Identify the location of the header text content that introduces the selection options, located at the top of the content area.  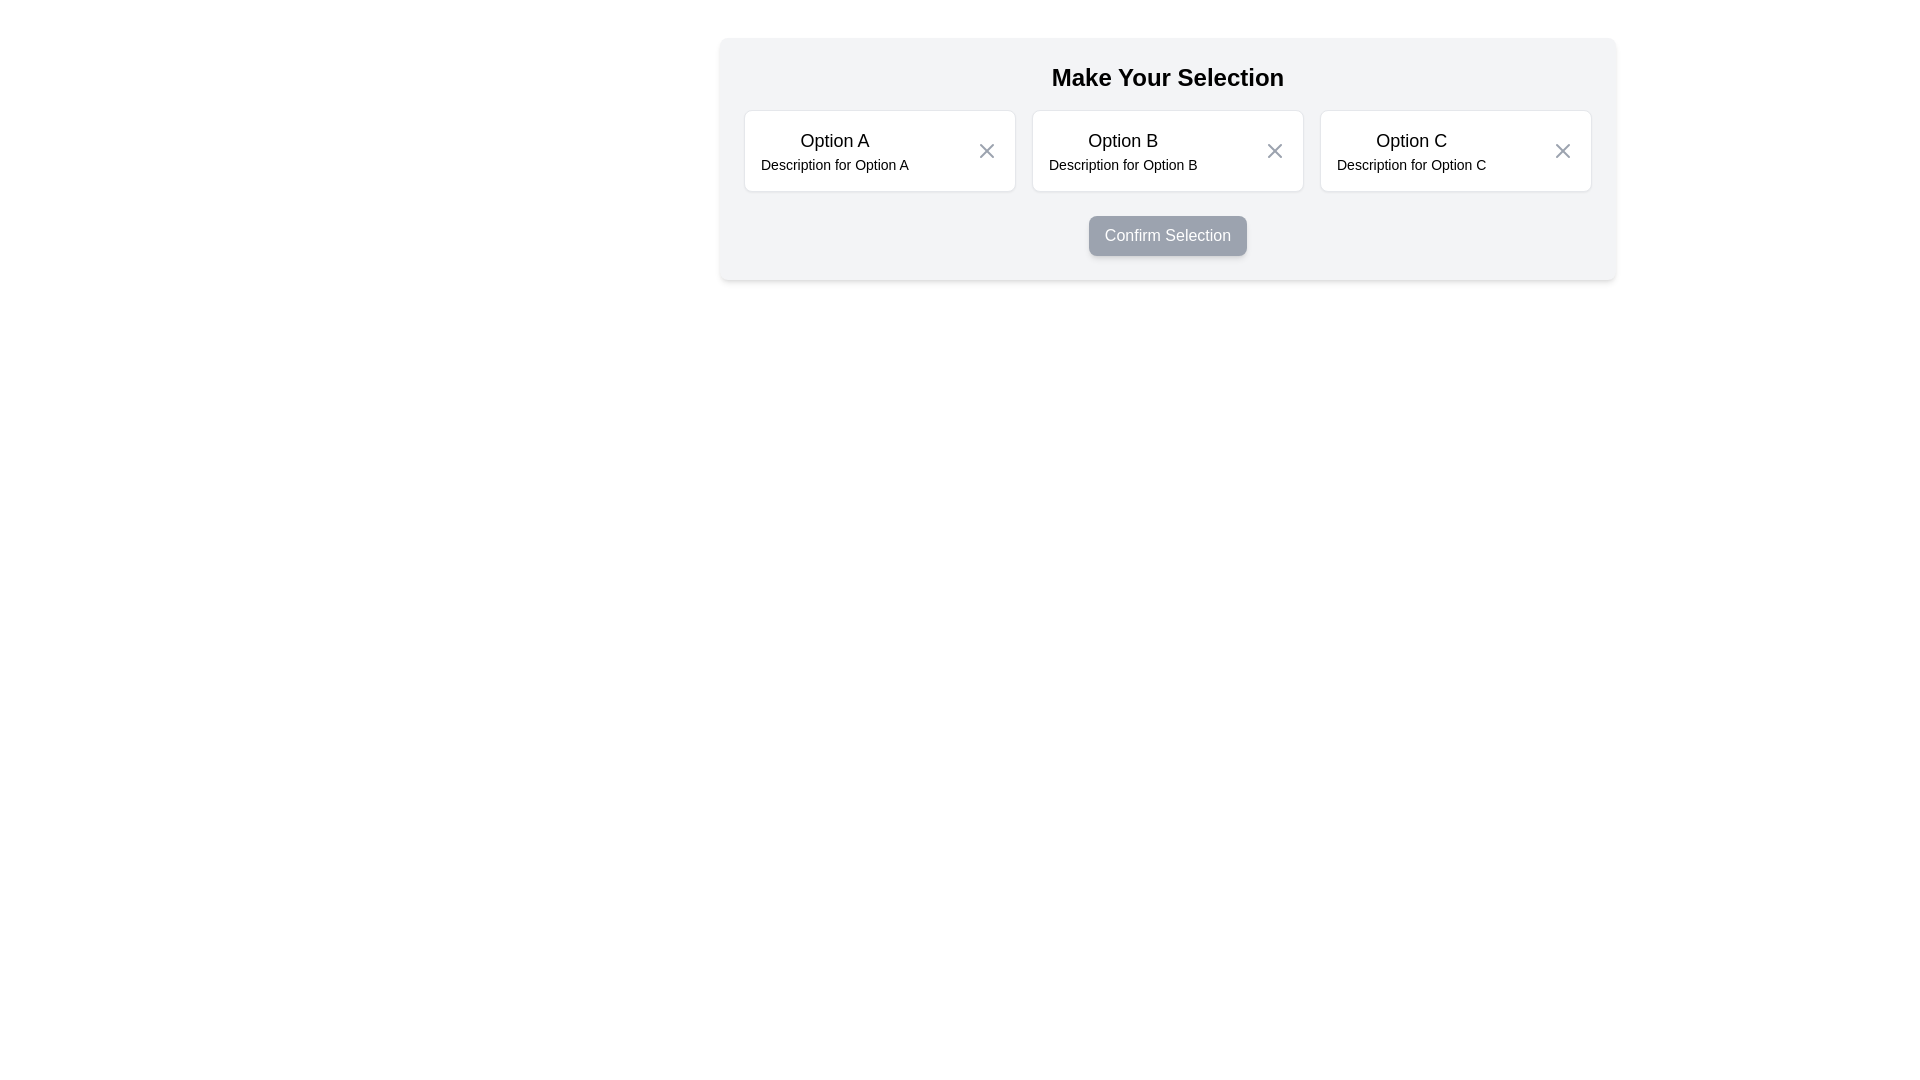
(1167, 76).